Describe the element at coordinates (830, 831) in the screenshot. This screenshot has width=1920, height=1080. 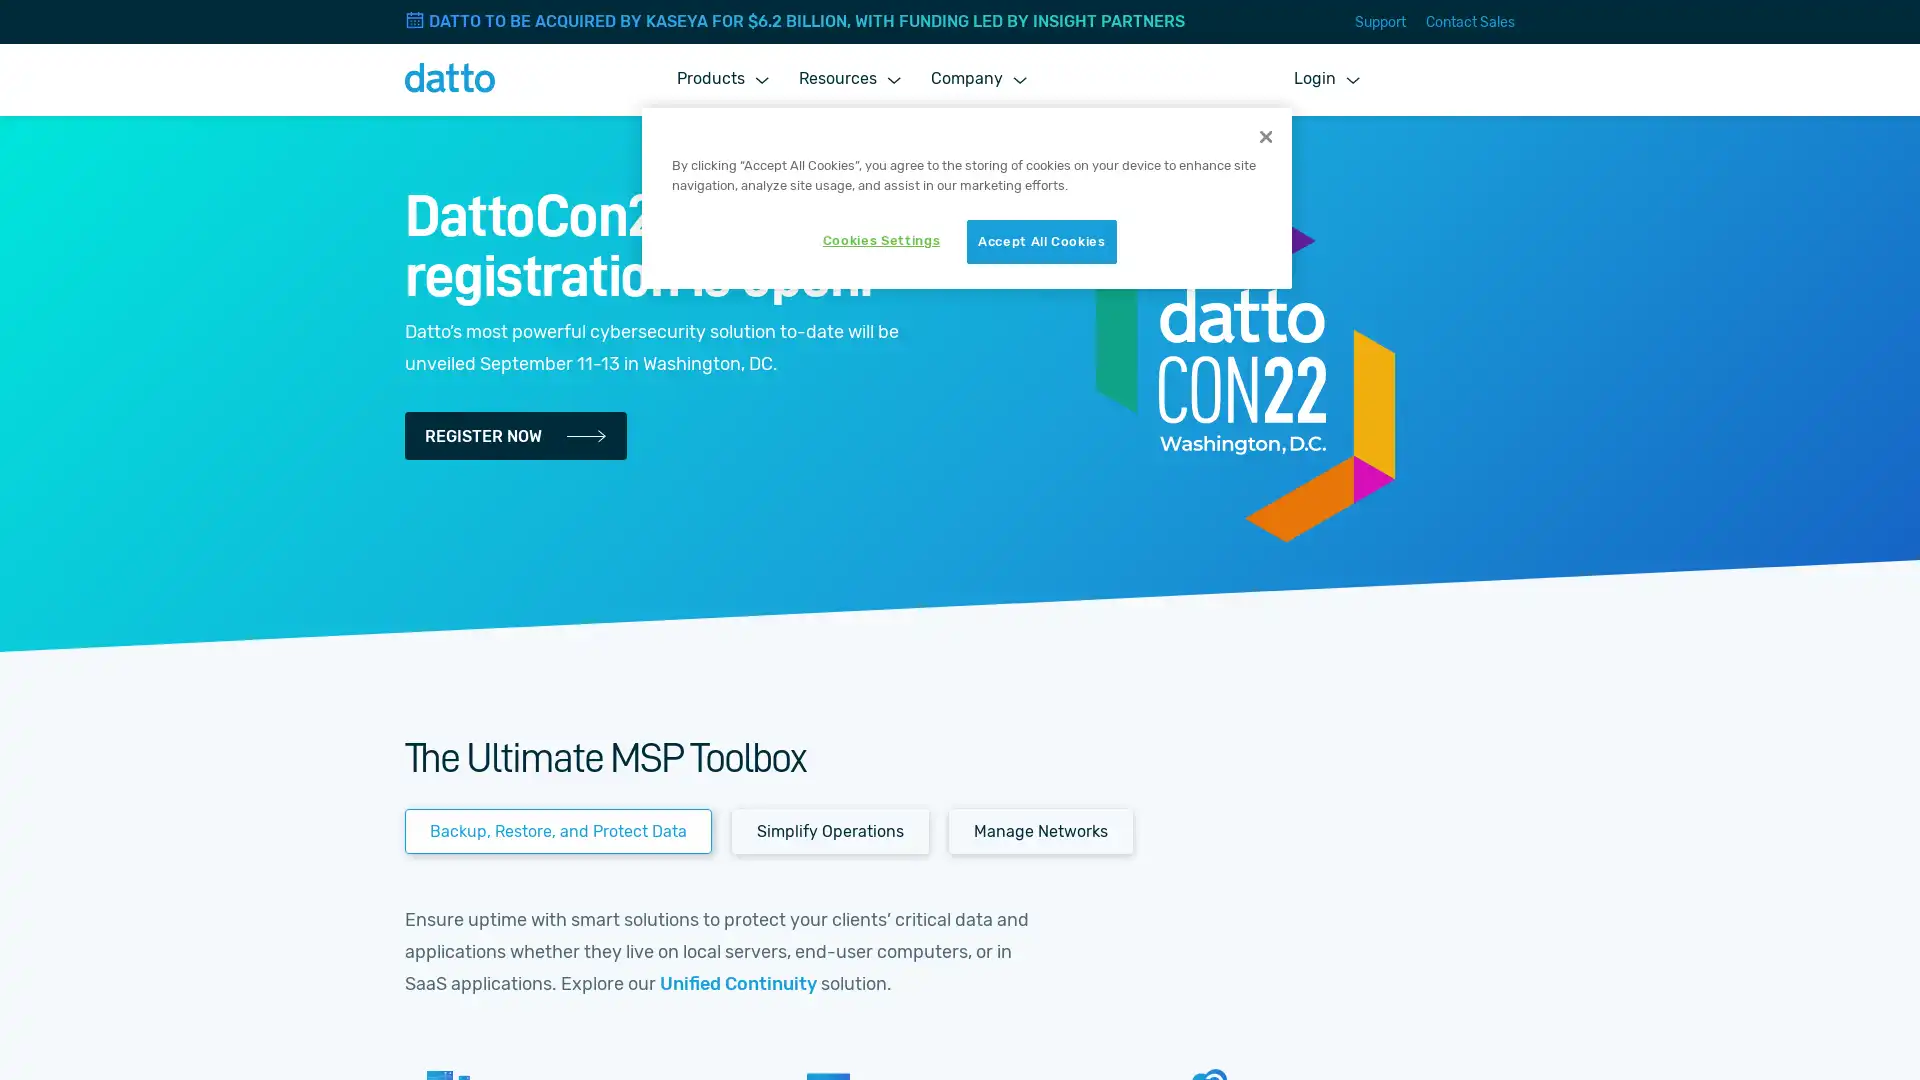
I see `Simplify Operations` at that location.